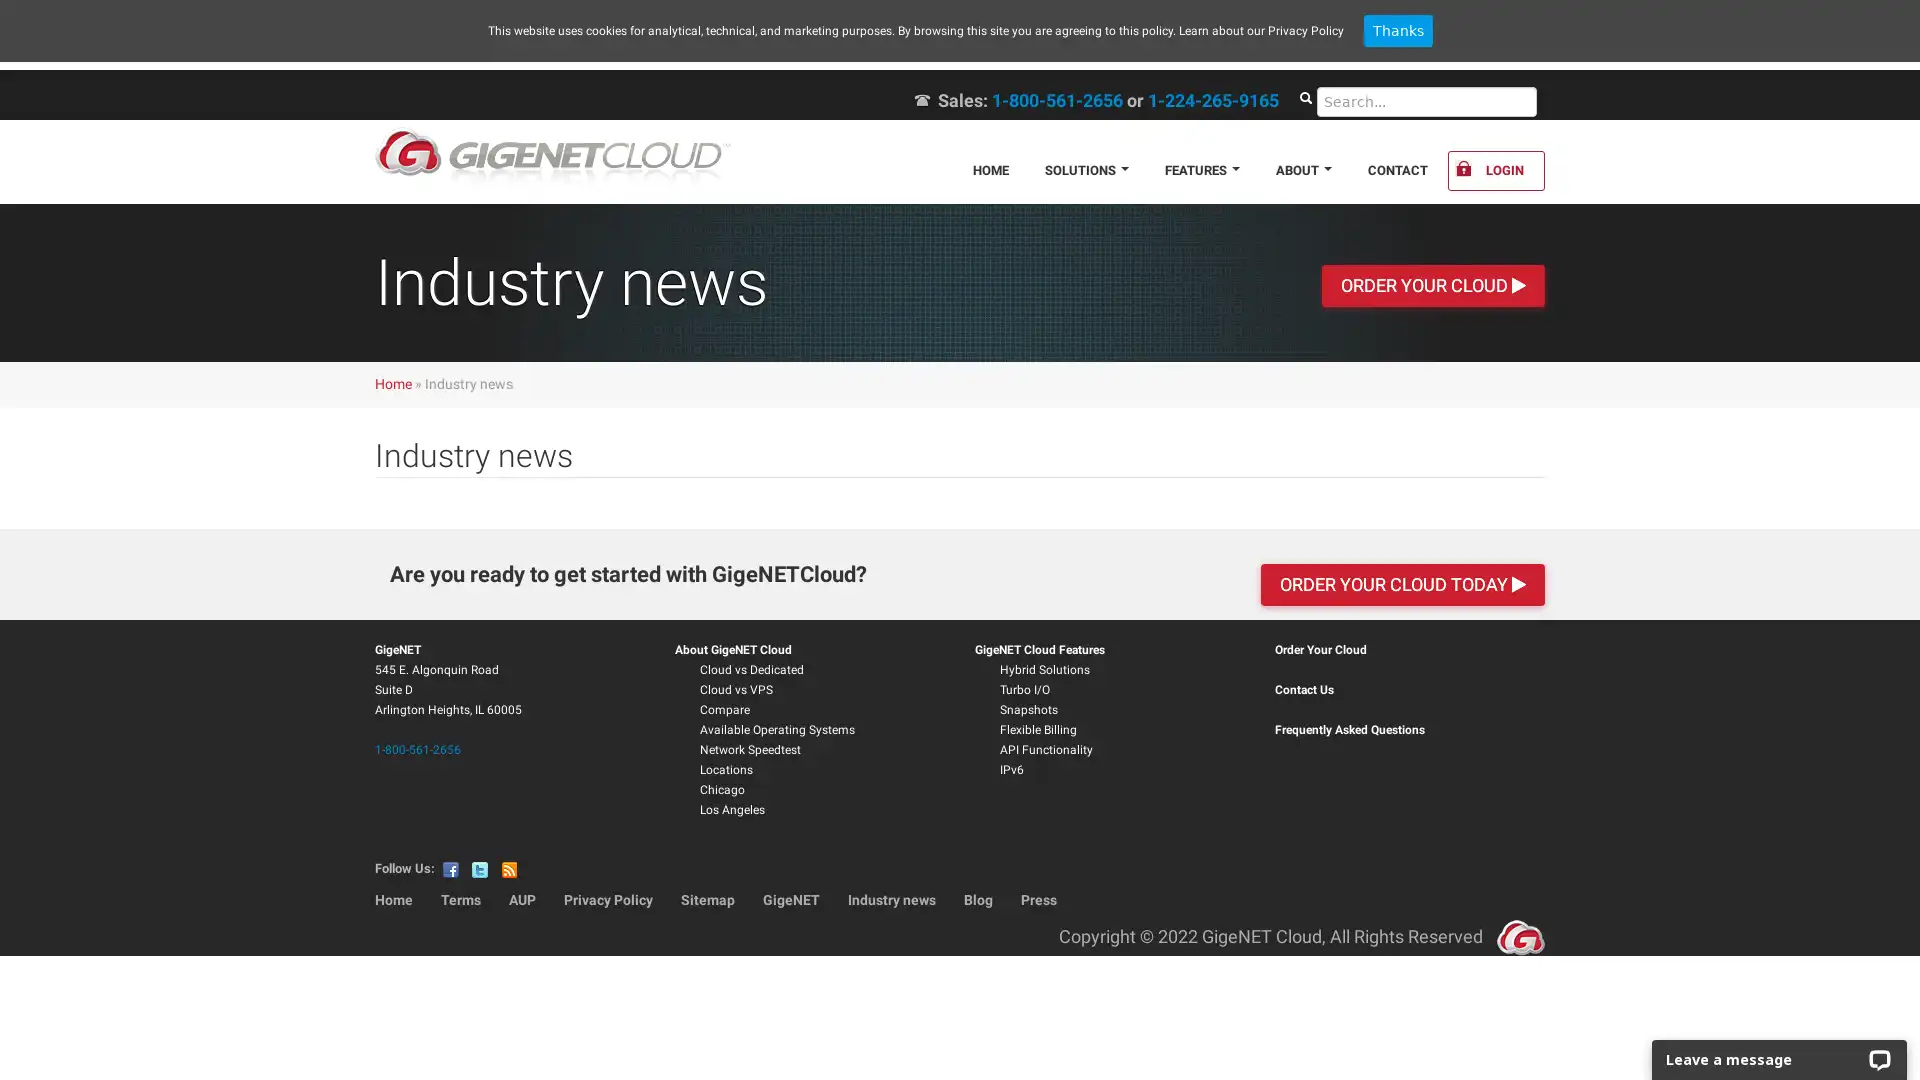 This screenshot has height=1080, width=1920. What do you see at coordinates (1396, 30) in the screenshot?
I see `Thanks` at bounding box center [1396, 30].